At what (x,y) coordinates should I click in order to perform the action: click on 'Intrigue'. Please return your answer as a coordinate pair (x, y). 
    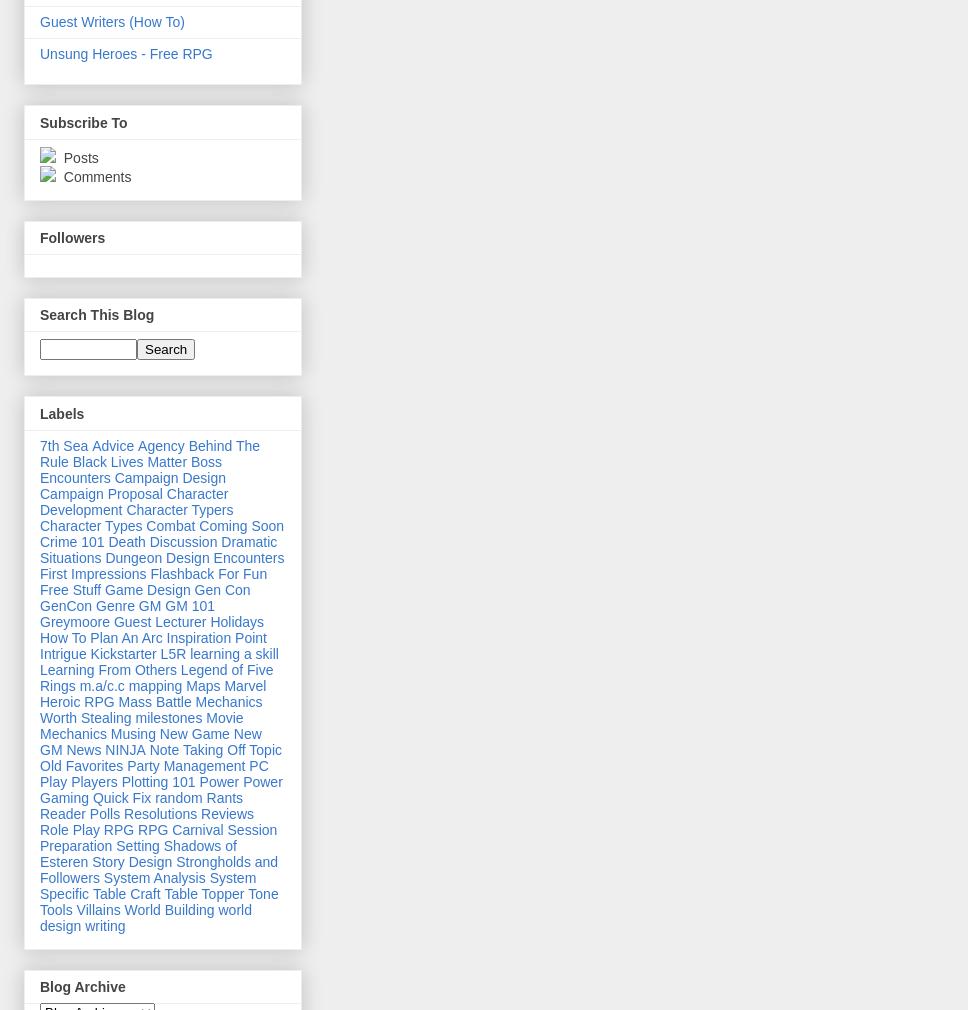
    Looking at the image, I should click on (62, 651).